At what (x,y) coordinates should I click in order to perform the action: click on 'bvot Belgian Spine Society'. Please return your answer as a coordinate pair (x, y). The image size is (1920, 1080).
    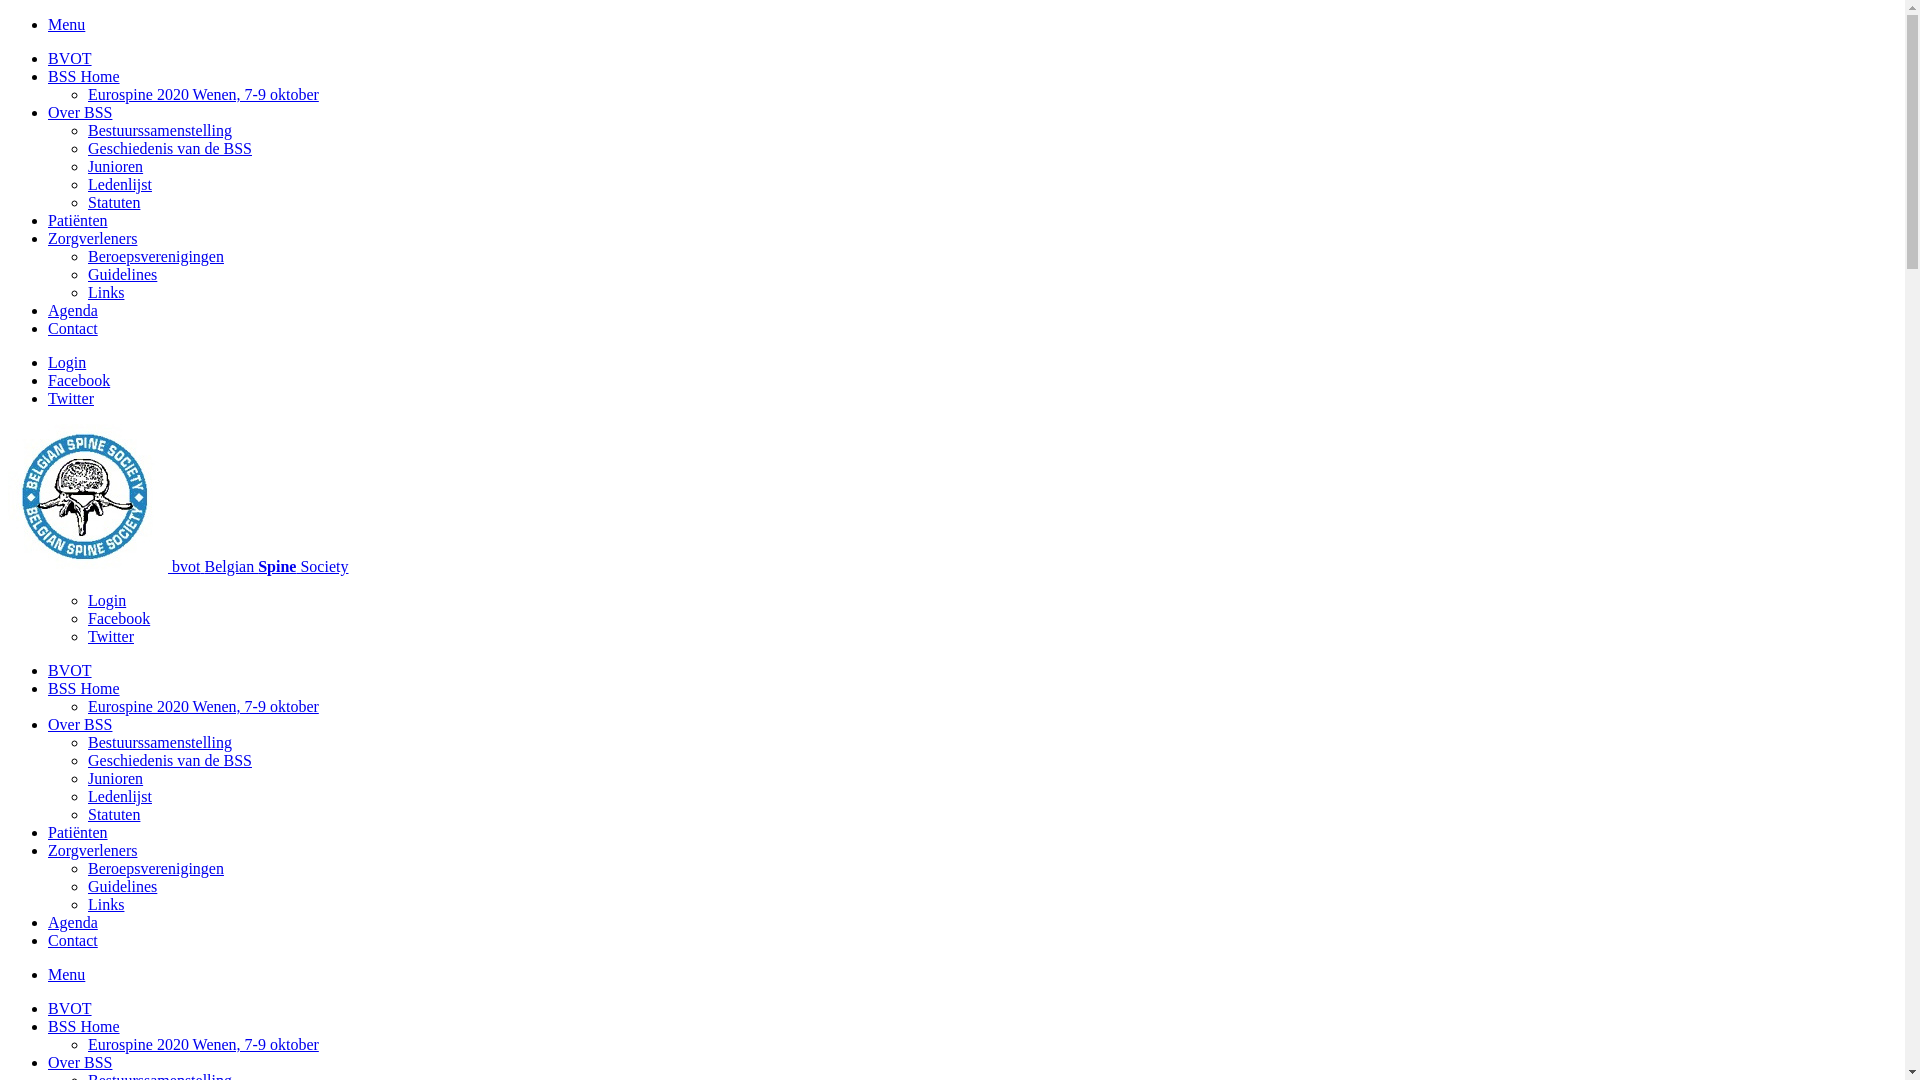
    Looking at the image, I should click on (258, 566).